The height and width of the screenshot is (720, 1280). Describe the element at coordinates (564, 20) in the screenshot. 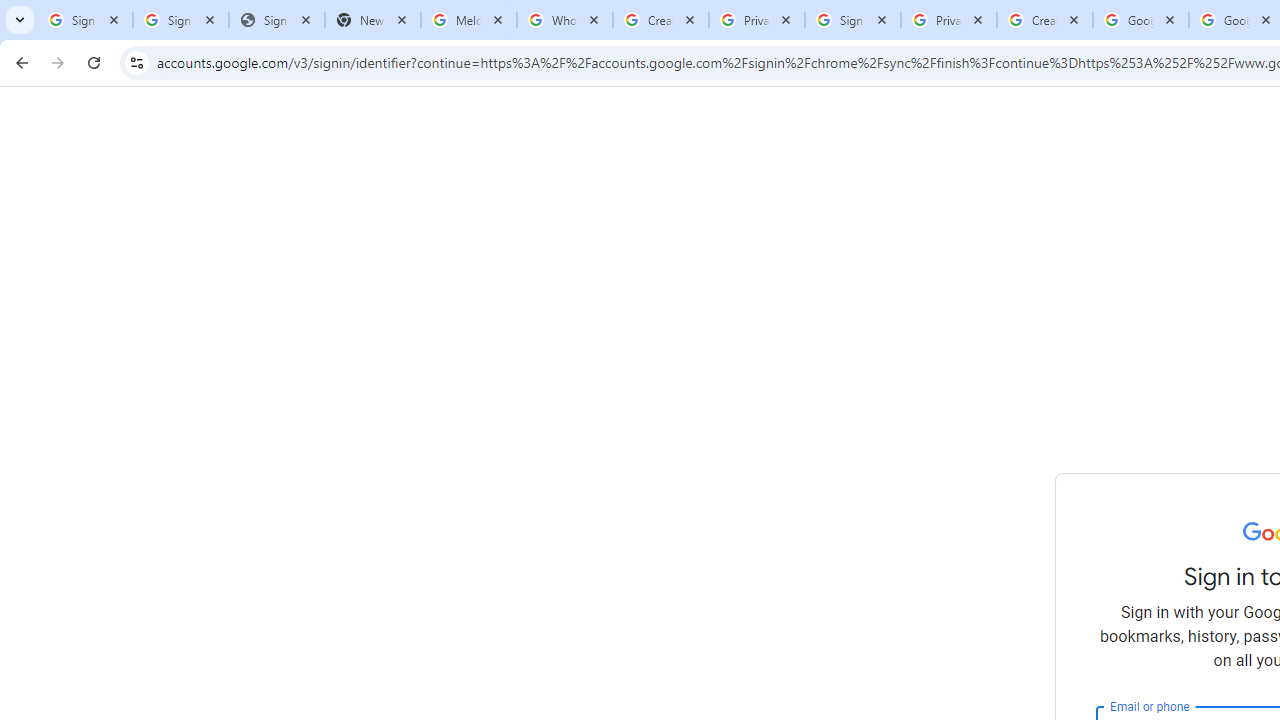

I see `'Who is my administrator? - Google Account Help'` at that location.